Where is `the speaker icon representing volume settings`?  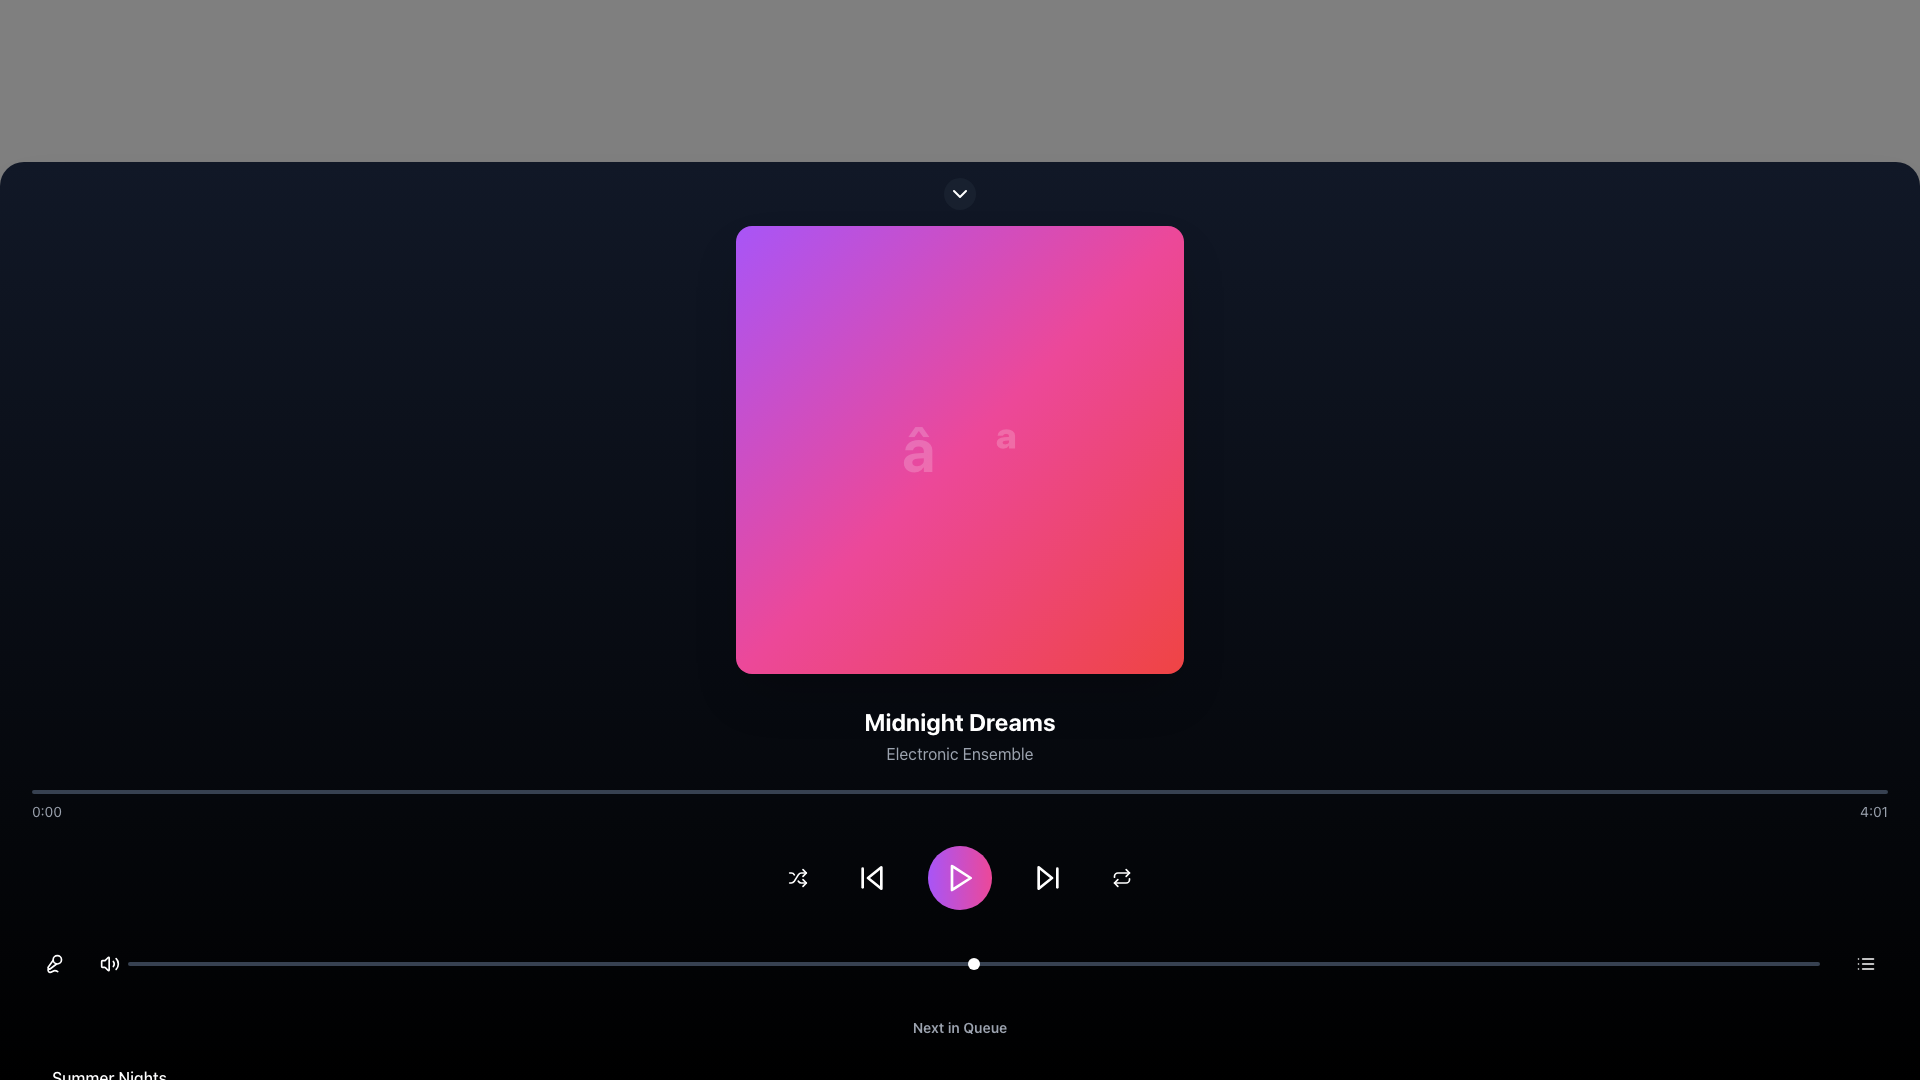
the speaker icon representing volume settings is located at coordinates (109, 963).